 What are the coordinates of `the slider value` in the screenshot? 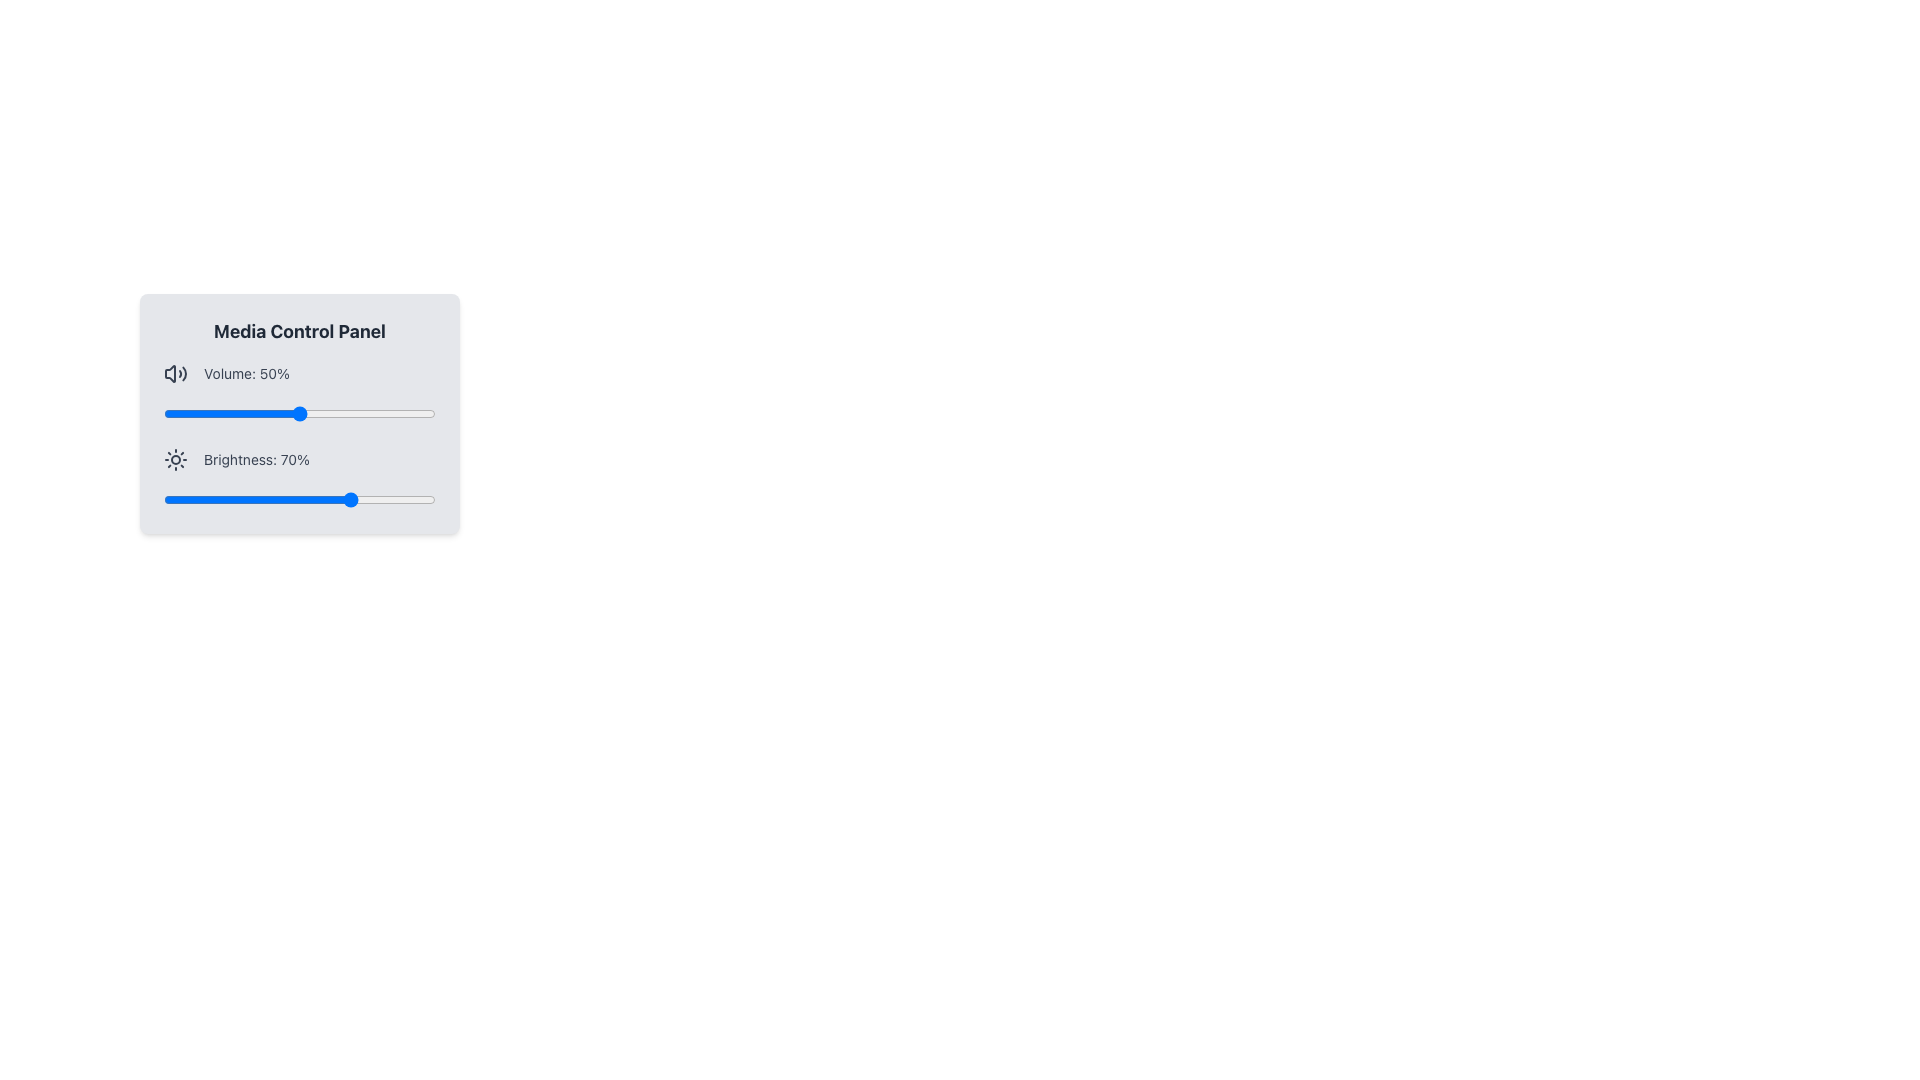 It's located at (426, 412).